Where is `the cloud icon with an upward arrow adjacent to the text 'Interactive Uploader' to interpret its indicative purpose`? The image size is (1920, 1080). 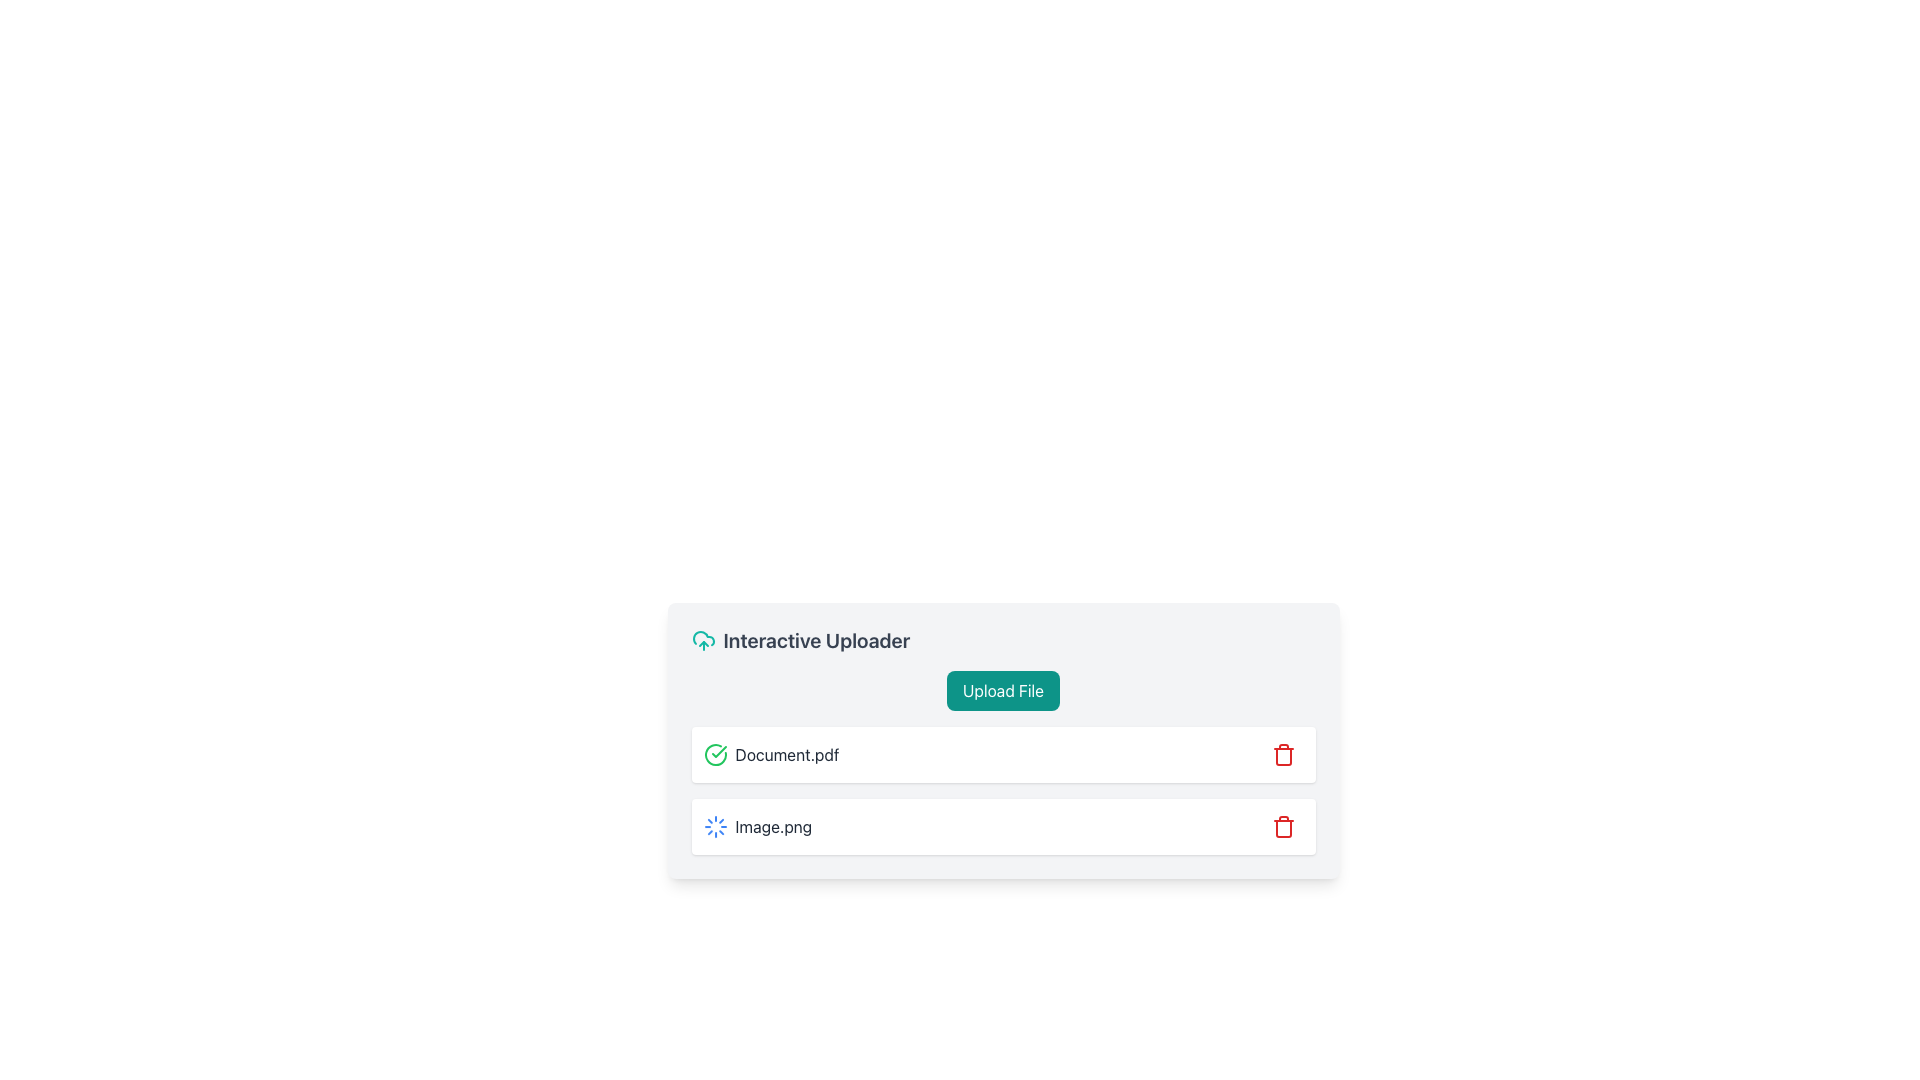 the cloud icon with an upward arrow adjacent to the text 'Interactive Uploader' to interpret its indicative purpose is located at coordinates (703, 640).